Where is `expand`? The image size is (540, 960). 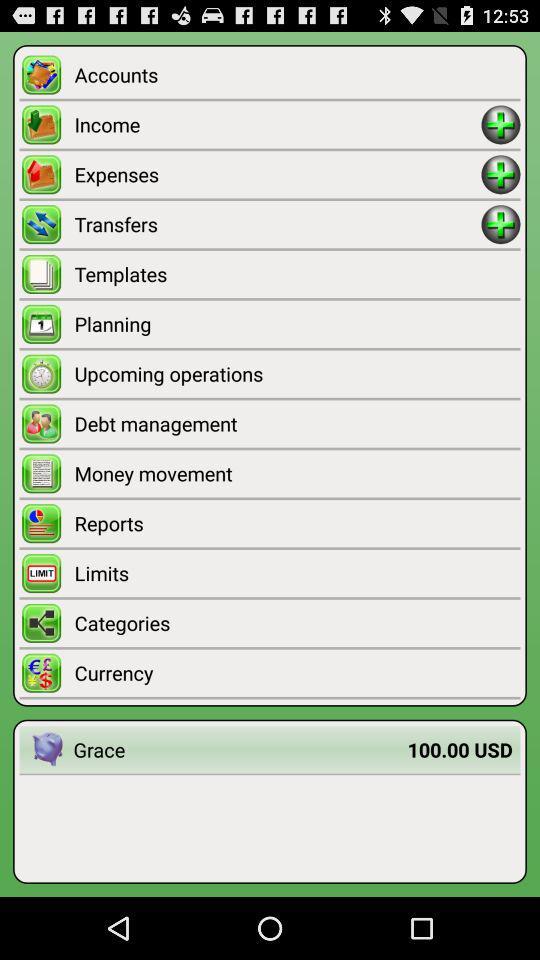
expand is located at coordinates (500, 224).